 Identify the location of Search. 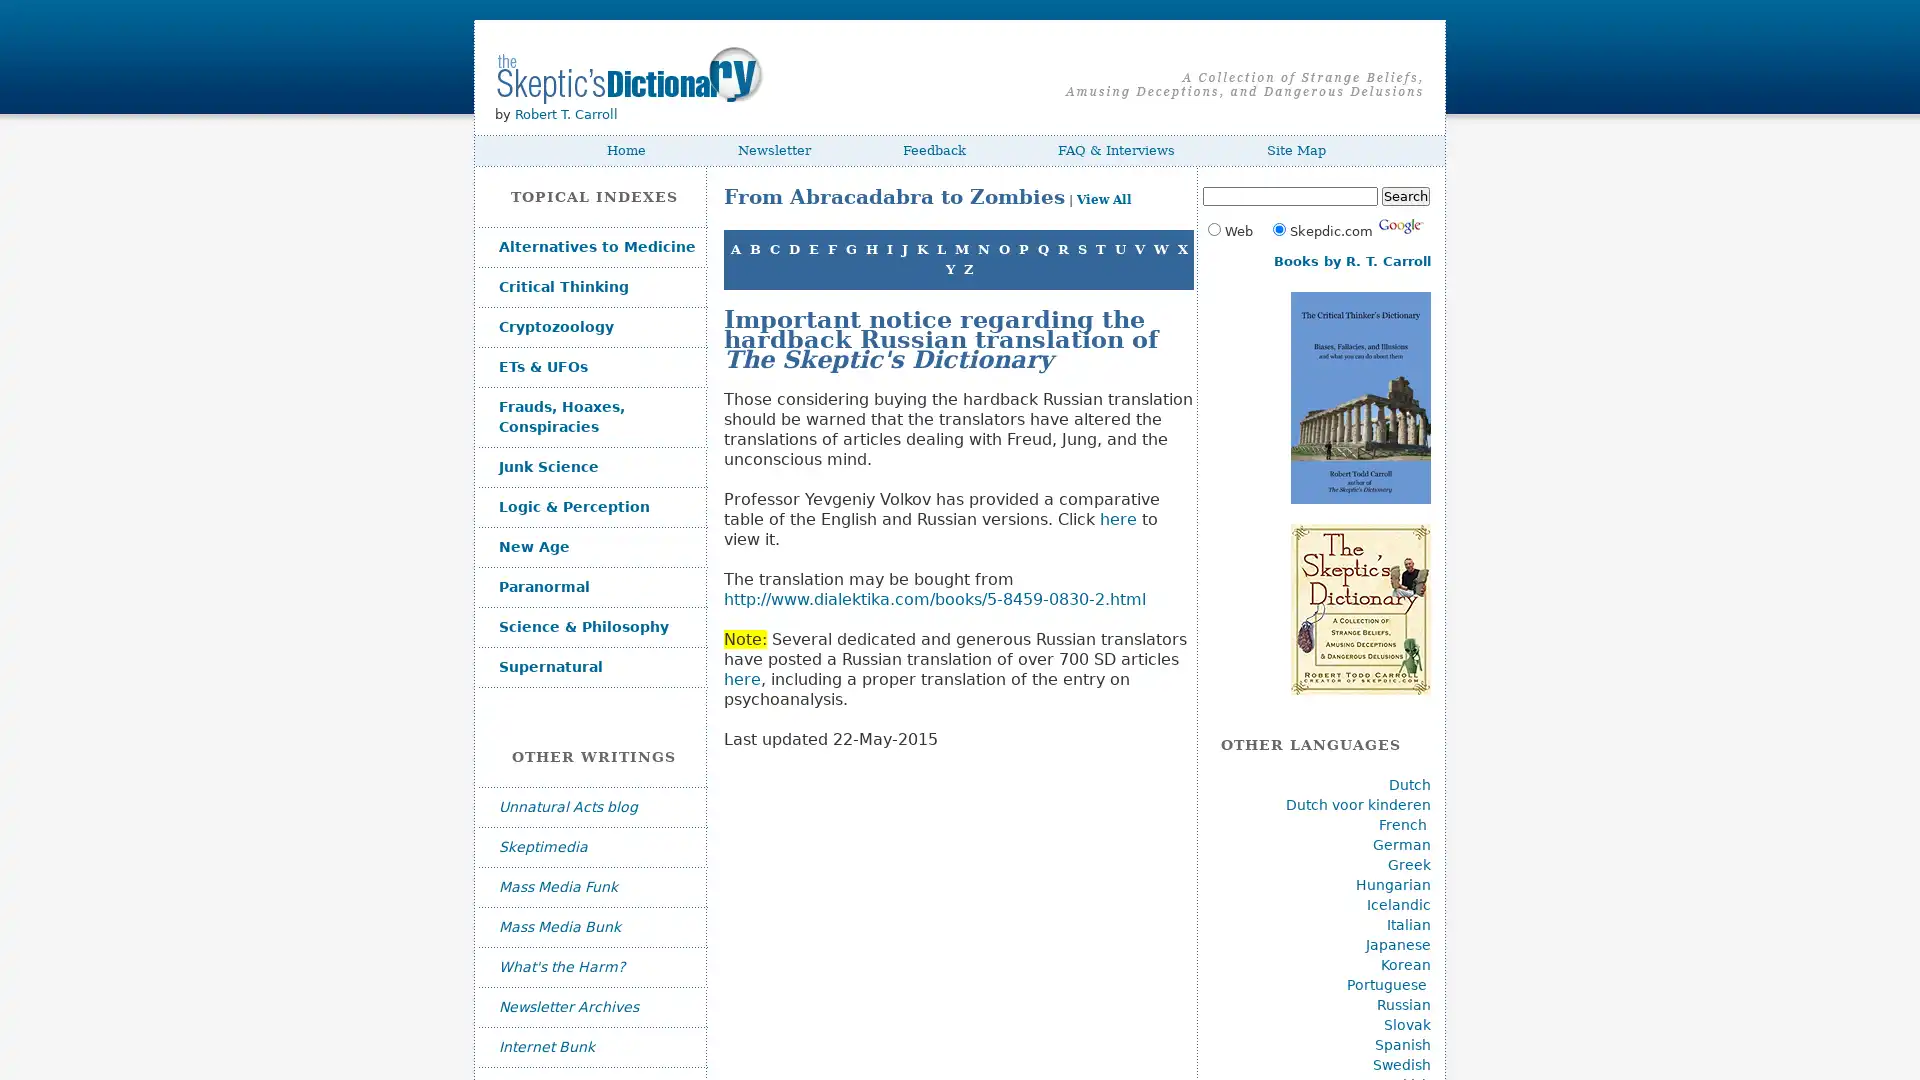
(1404, 196).